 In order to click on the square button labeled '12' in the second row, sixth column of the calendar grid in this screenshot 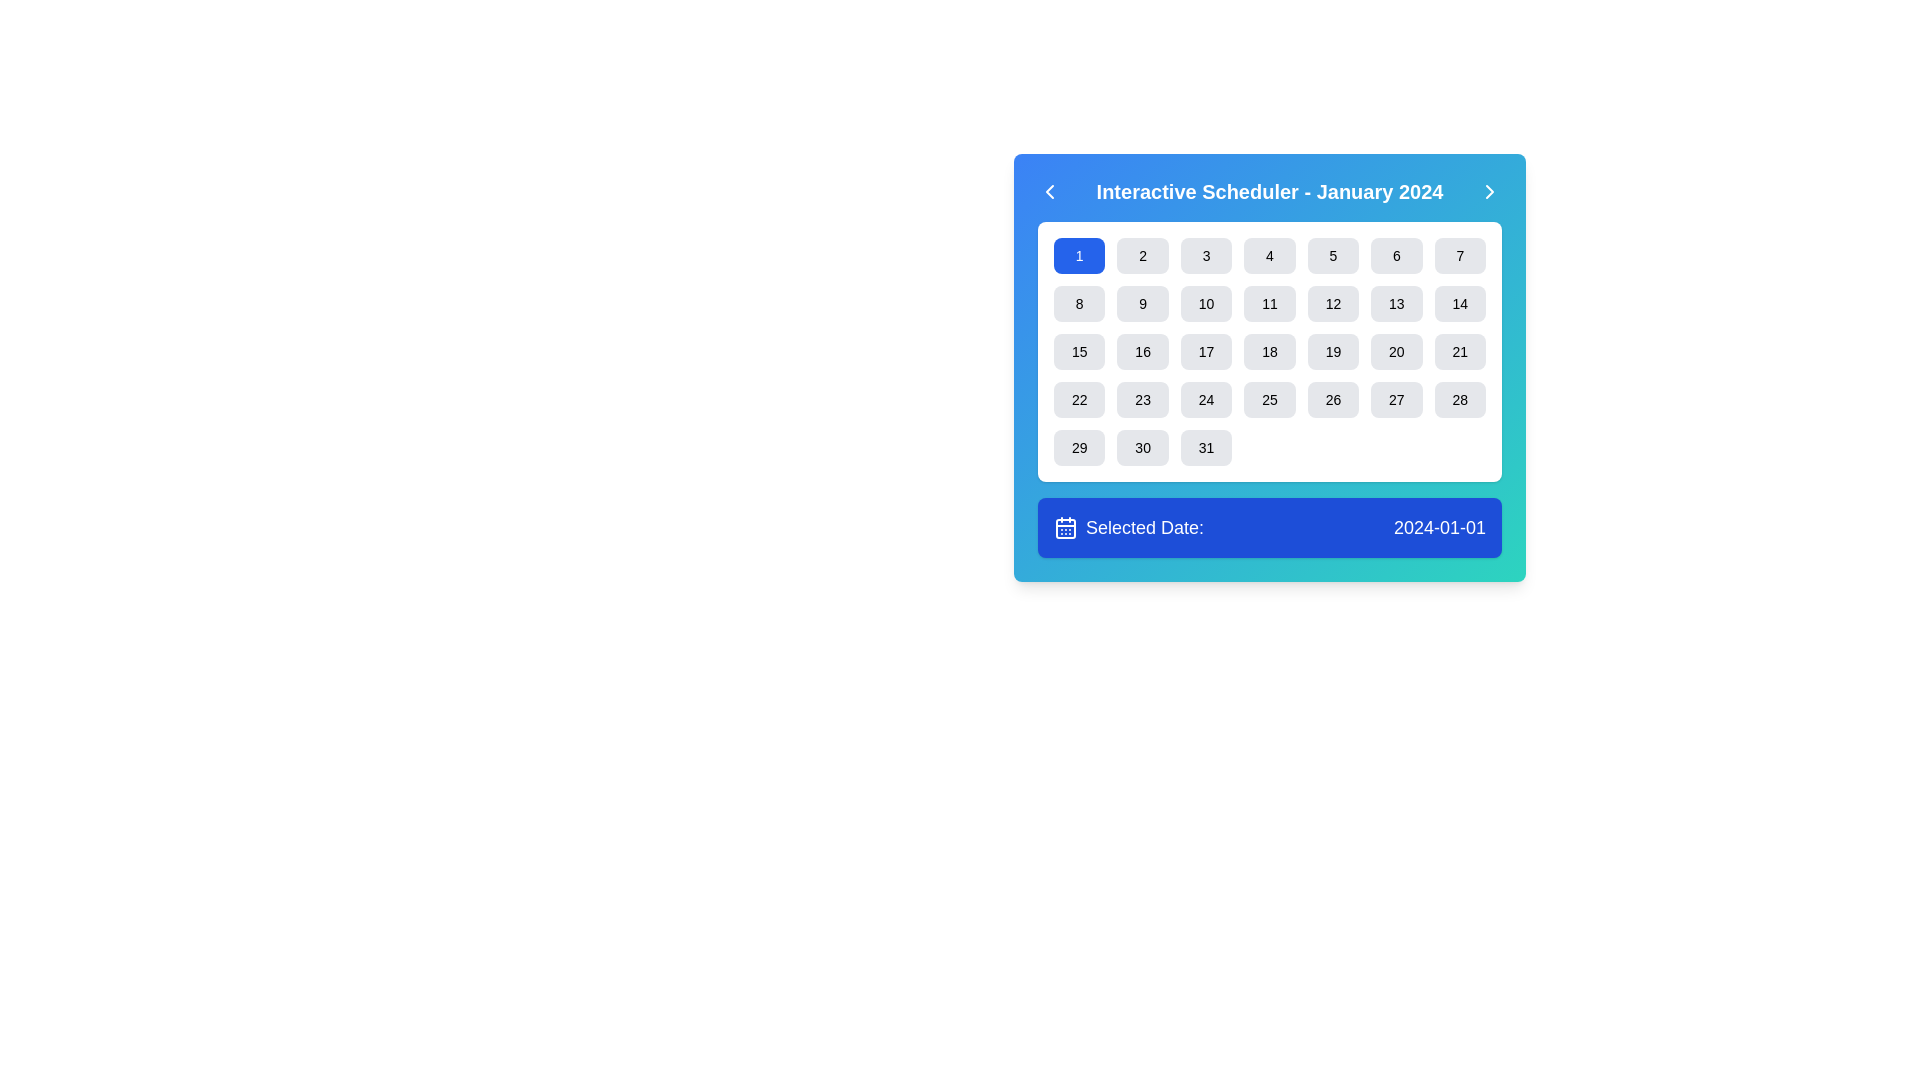, I will do `click(1333, 304)`.